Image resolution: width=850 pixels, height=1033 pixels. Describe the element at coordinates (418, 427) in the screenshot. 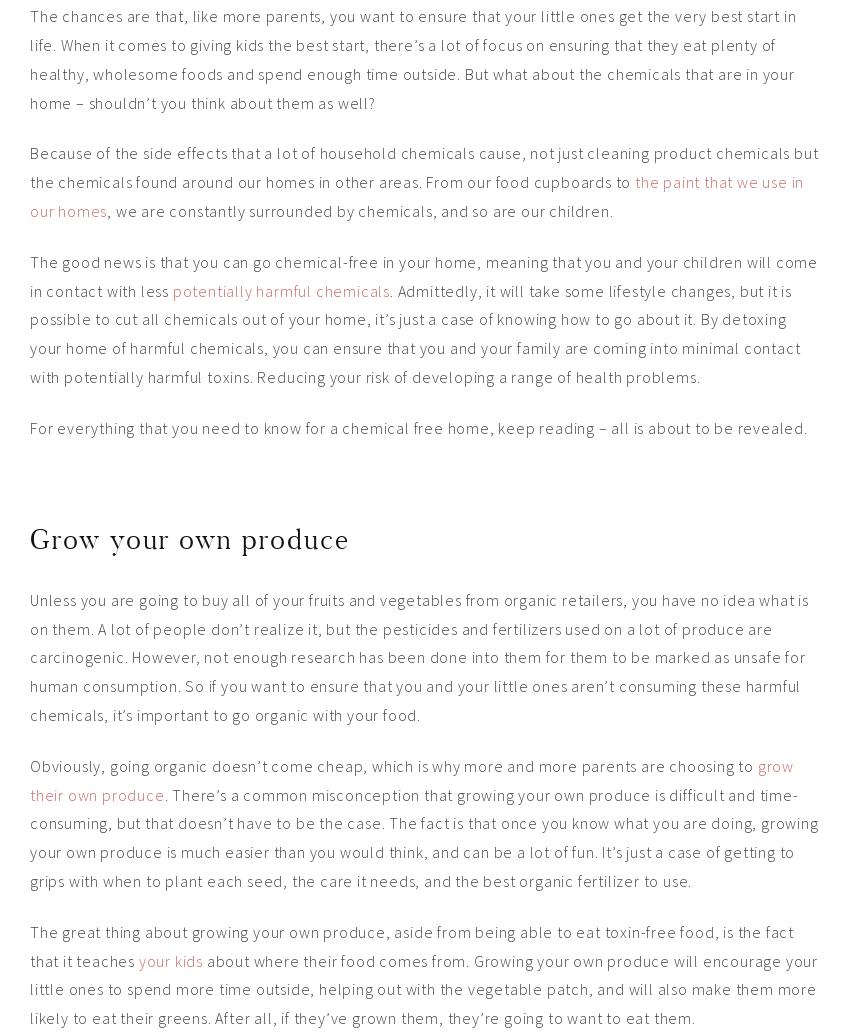

I see `'For everything that you need to know for a chemical free home, keep reading – all is about to be revealed.'` at that location.